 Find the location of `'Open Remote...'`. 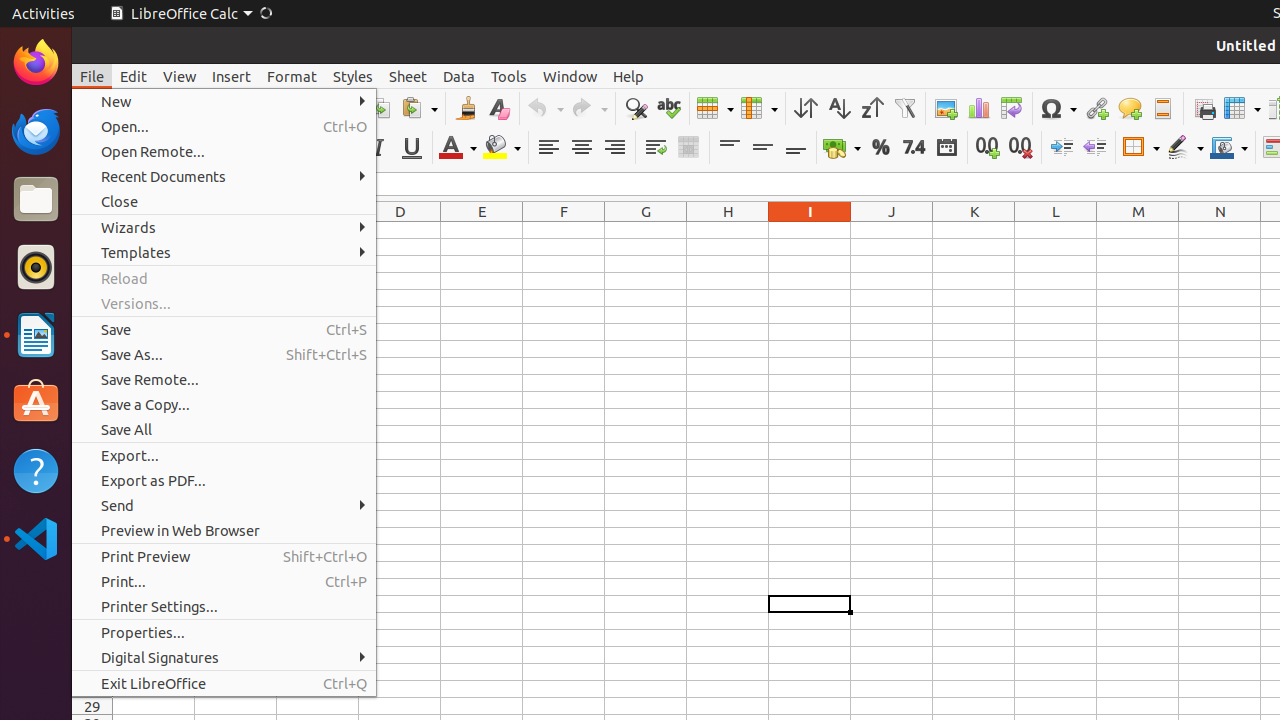

'Open Remote...' is located at coordinates (224, 150).